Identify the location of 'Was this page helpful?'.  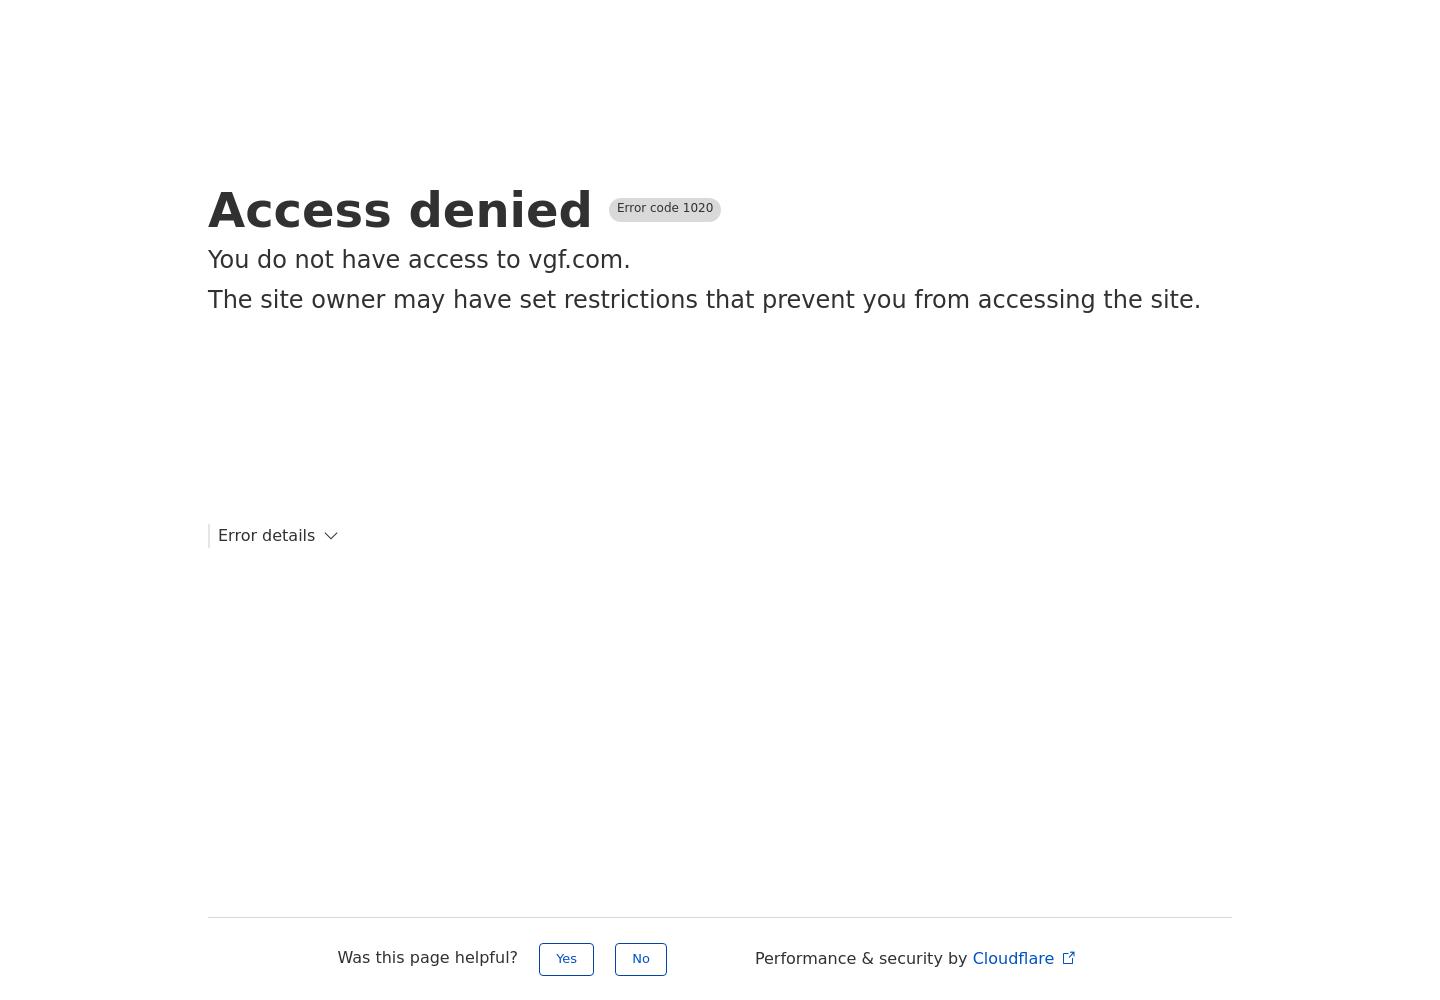
(429, 956).